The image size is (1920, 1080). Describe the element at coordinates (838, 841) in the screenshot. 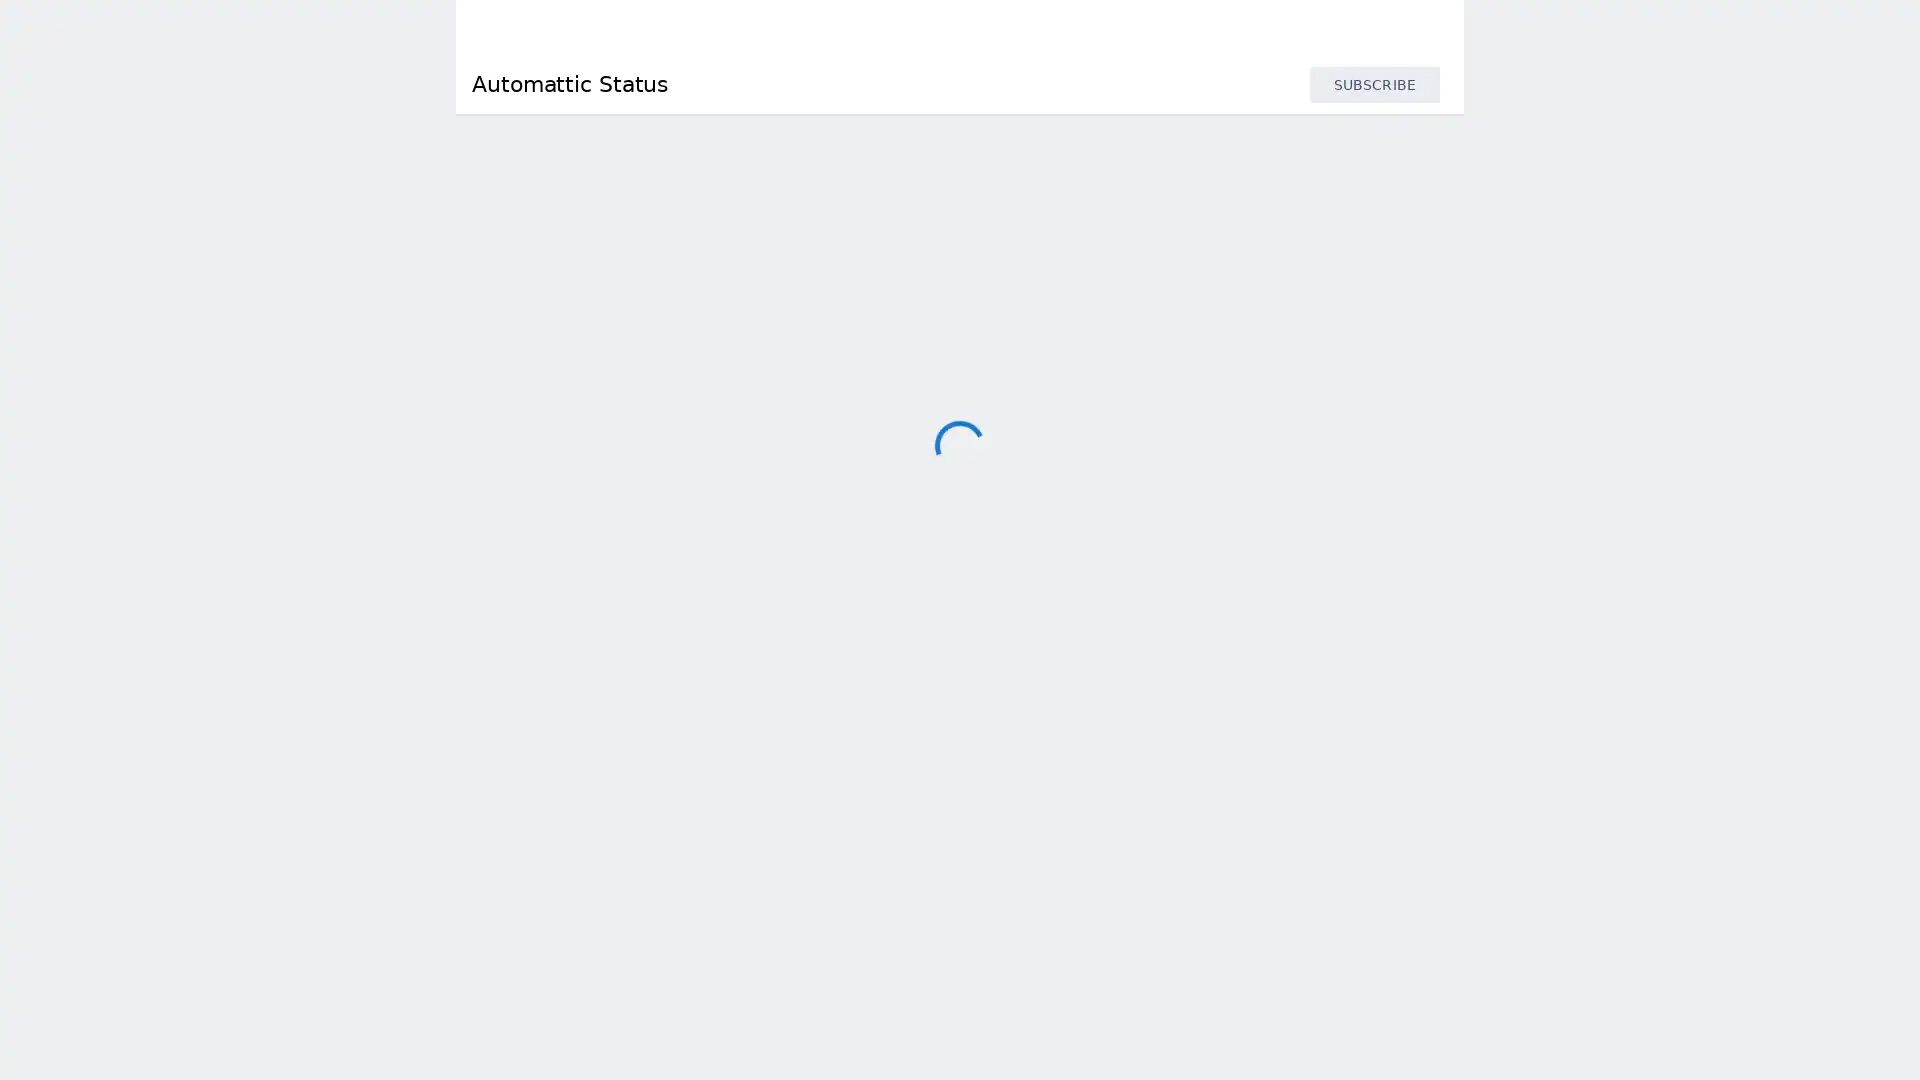

I see `Parse.ly API Response Time : 167 ms` at that location.